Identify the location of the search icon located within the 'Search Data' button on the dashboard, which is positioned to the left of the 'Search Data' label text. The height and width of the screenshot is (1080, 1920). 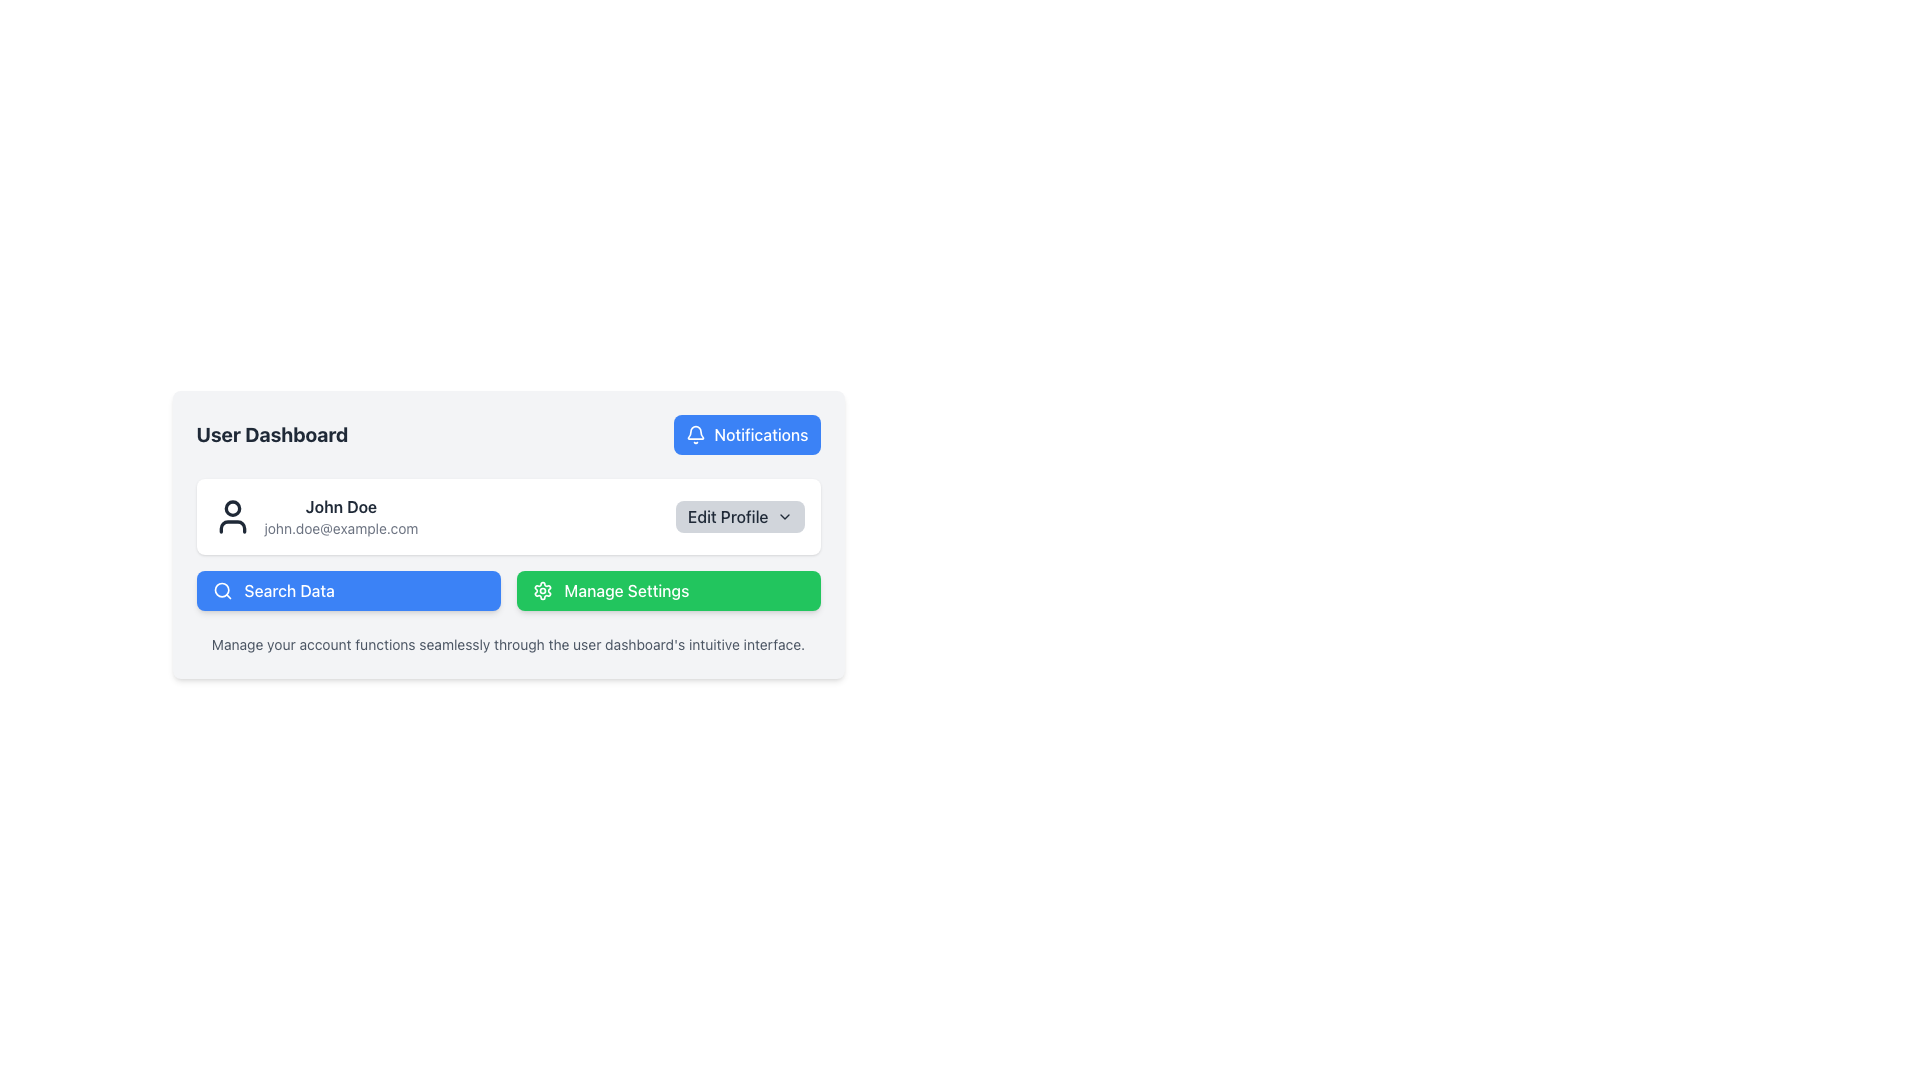
(222, 589).